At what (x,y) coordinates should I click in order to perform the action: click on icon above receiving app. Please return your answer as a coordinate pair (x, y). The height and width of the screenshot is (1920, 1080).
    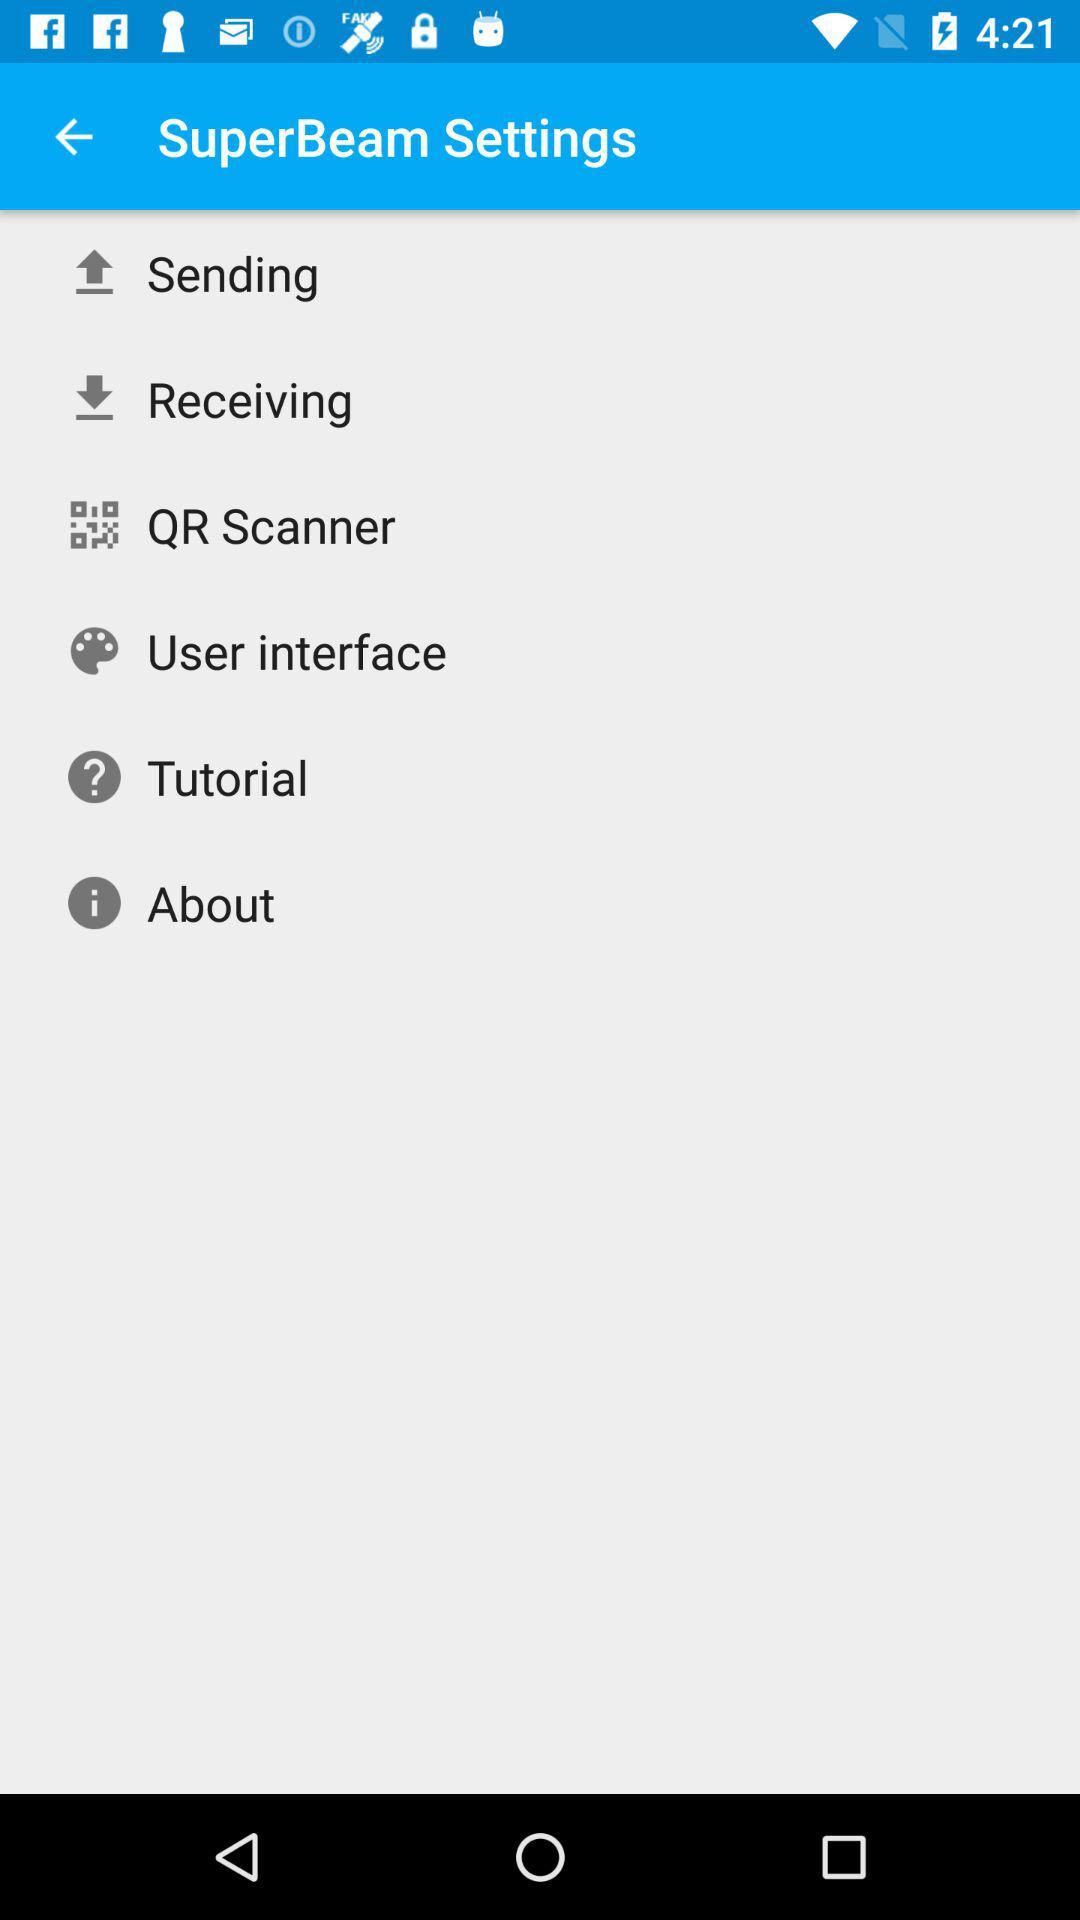
    Looking at the image, I should click on (232, 272).